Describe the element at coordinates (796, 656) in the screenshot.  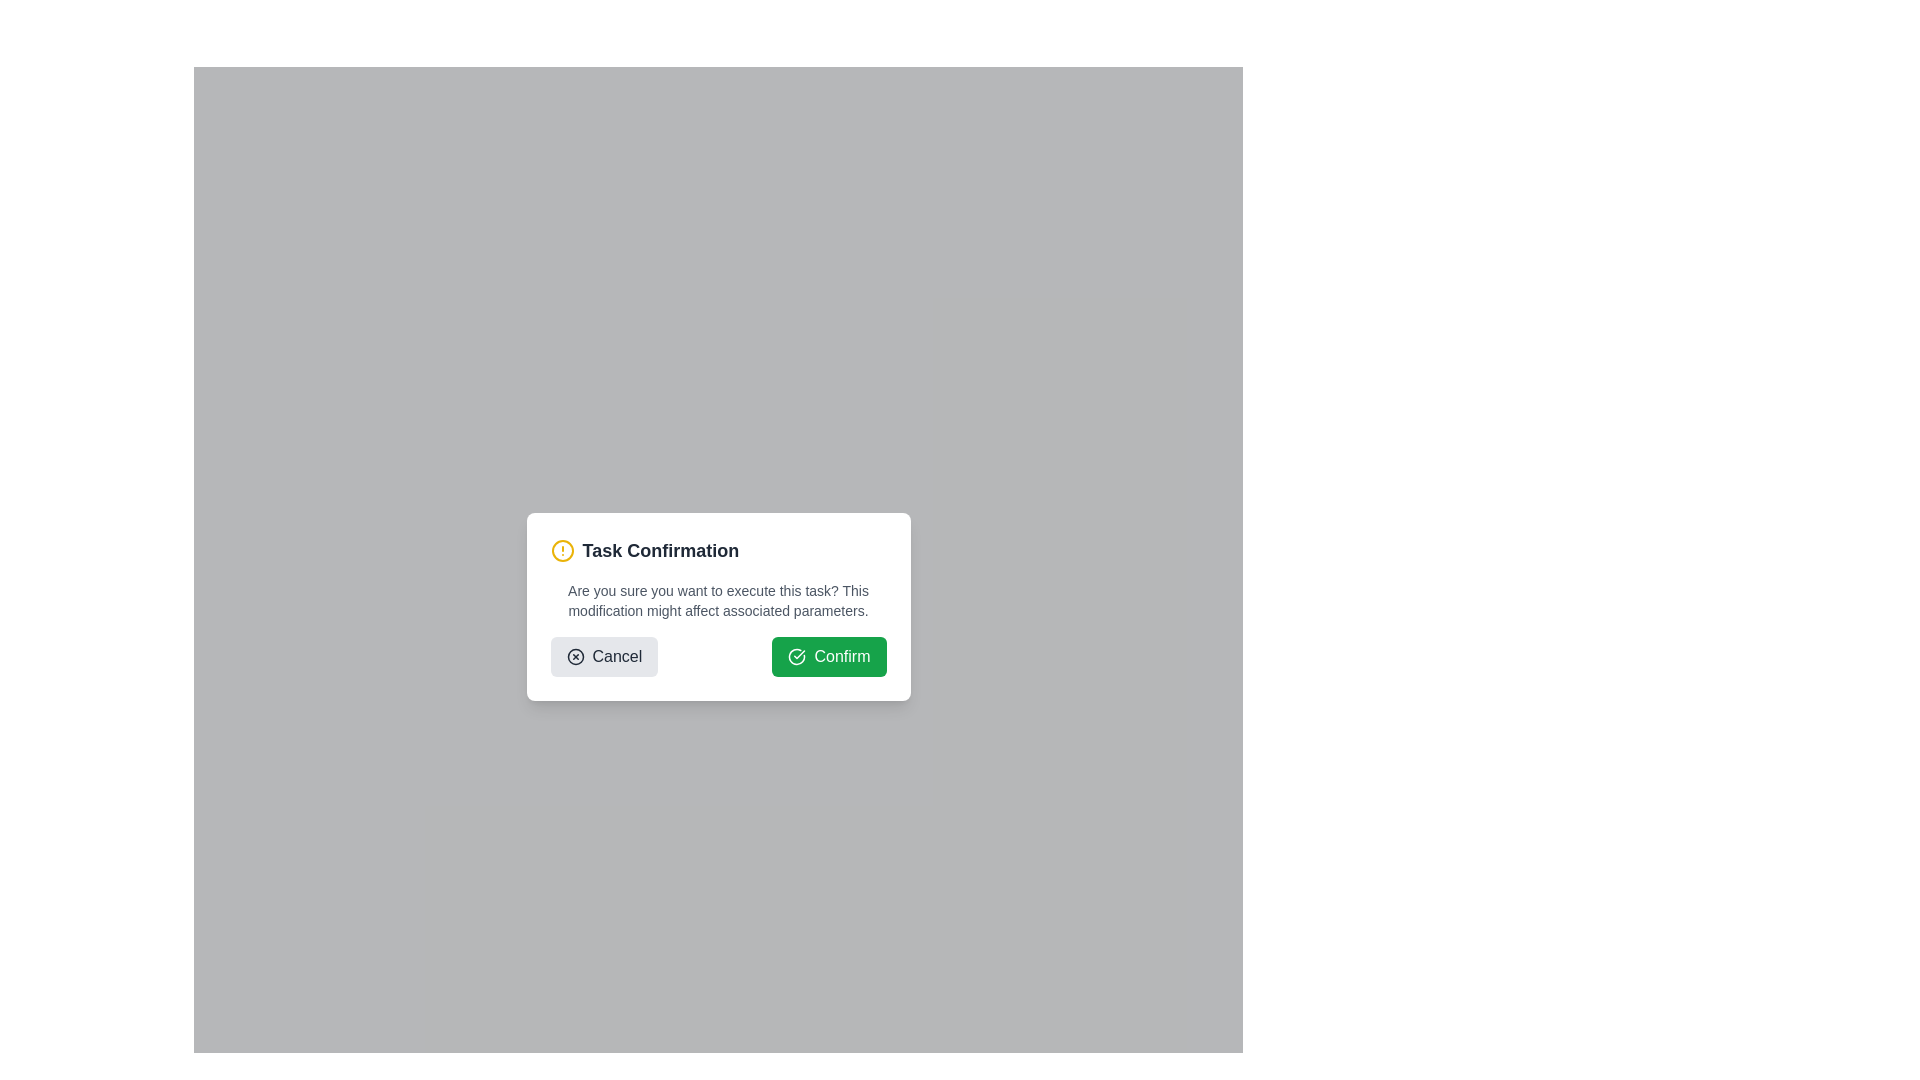
I see `the circular icon element located at the left side of the title area of the confirmation dialog box` at that location.